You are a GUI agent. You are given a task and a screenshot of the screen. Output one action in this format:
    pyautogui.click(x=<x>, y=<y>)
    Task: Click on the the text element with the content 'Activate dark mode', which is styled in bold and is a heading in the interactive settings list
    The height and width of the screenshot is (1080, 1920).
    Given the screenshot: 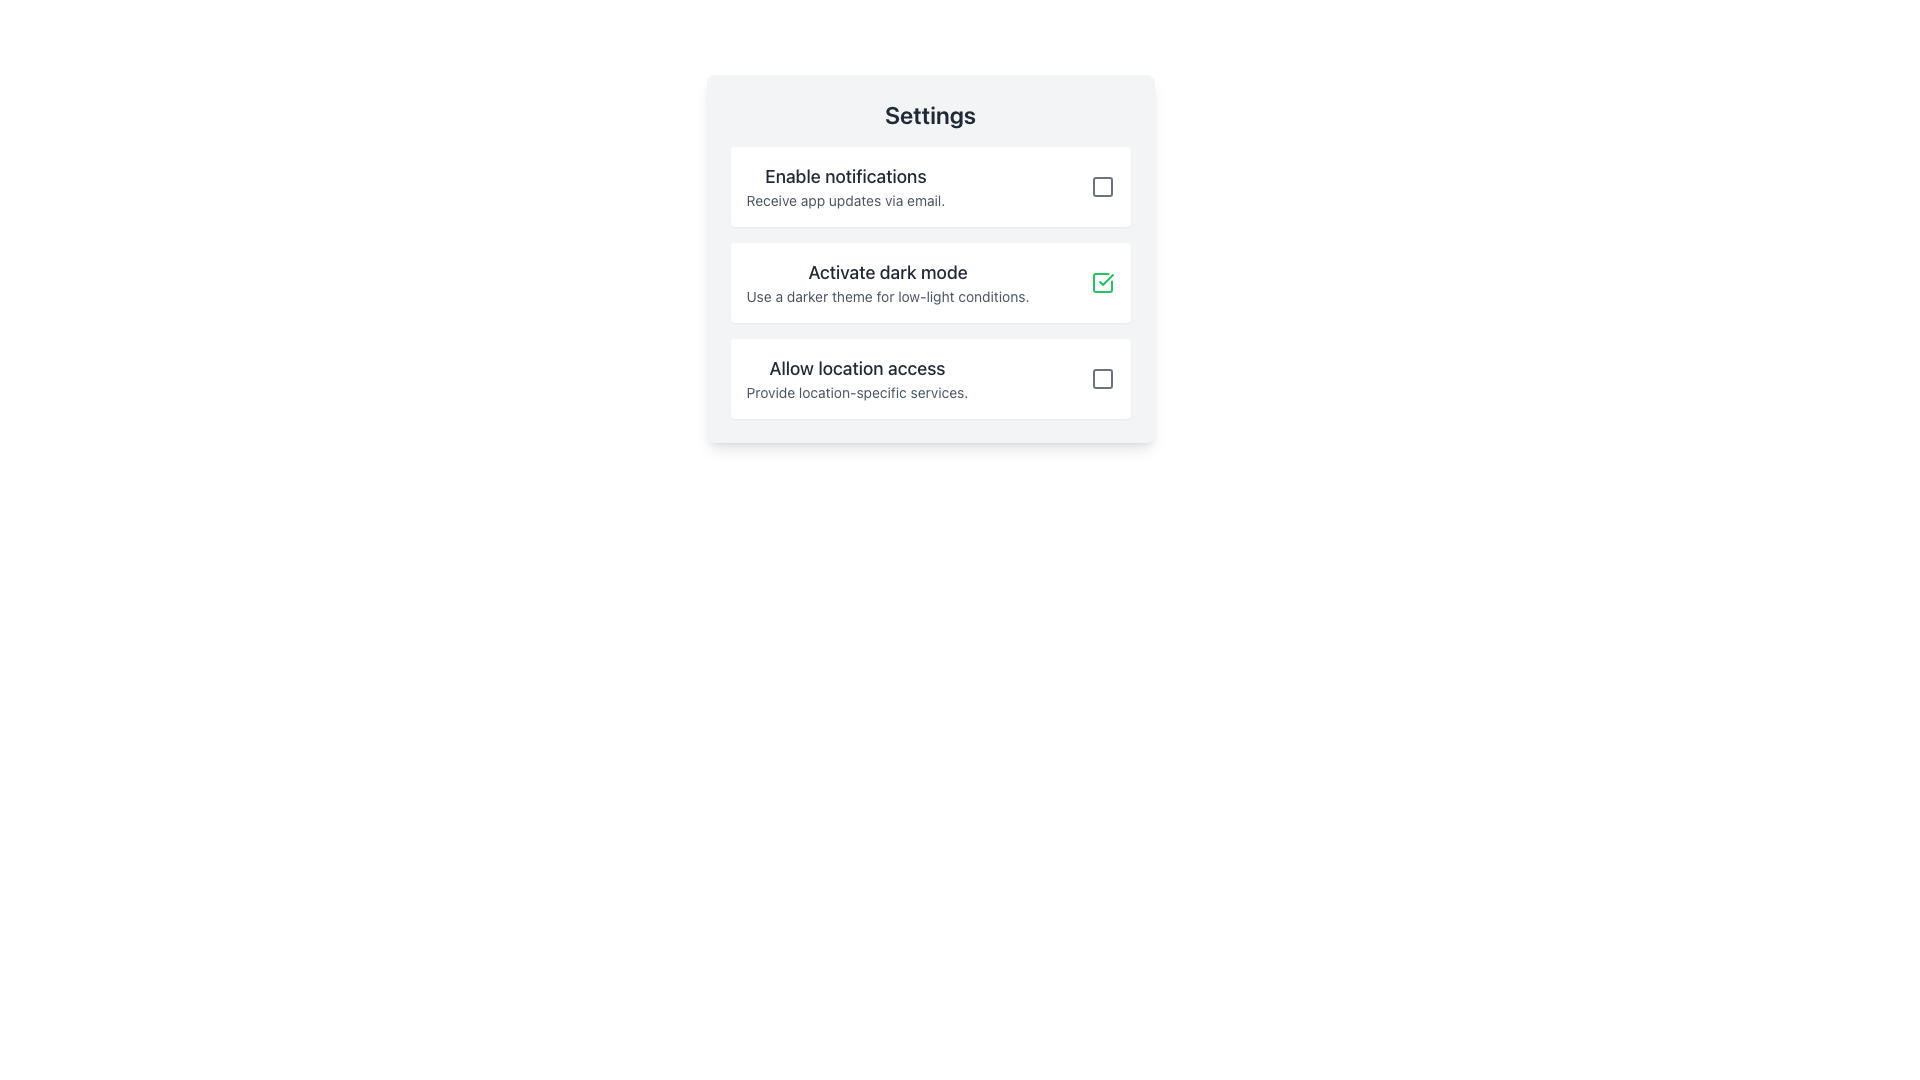 What is the action you would take?
    pyautogui.click(x=887, y=273)
    